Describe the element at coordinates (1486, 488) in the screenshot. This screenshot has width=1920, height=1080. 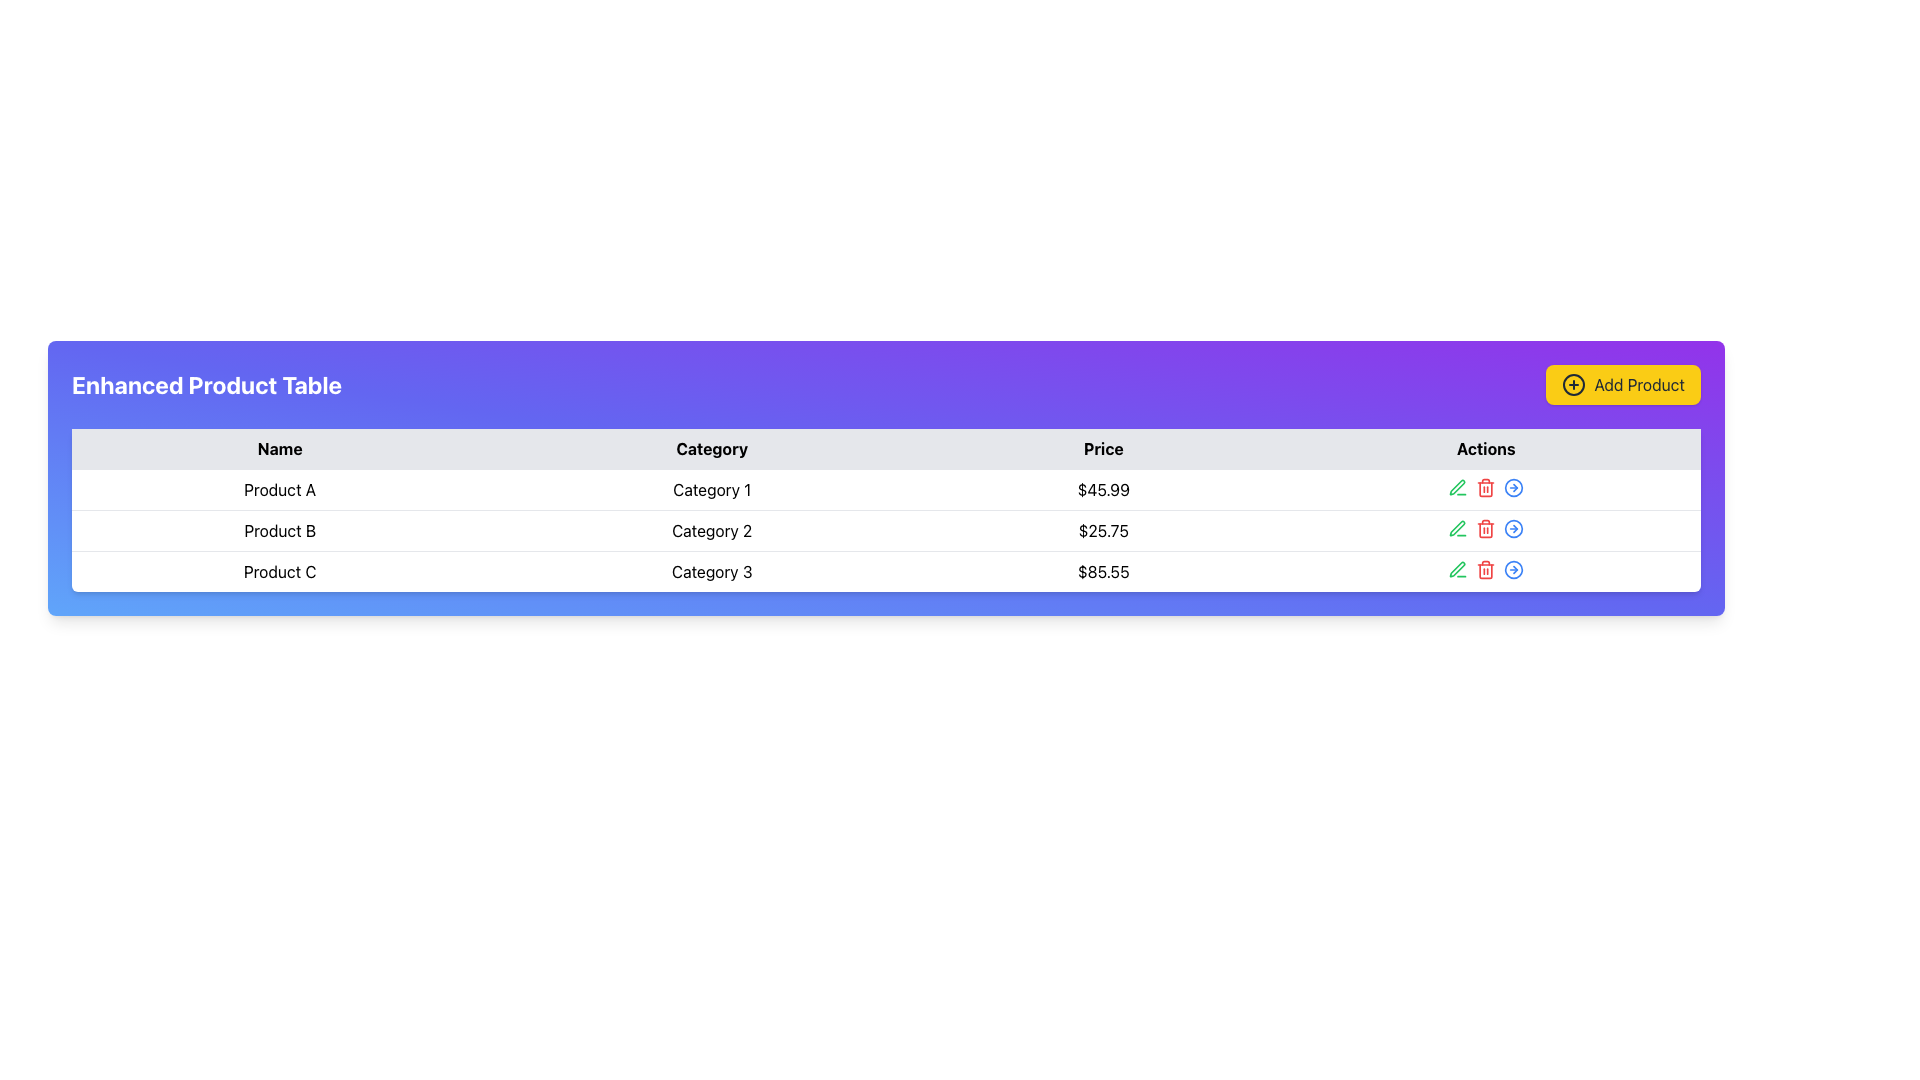
I see `the delete button icon located in the 'Actions' column, which is the second icon to the right of the green edit icon and to the left of the blue view icon` at that location.